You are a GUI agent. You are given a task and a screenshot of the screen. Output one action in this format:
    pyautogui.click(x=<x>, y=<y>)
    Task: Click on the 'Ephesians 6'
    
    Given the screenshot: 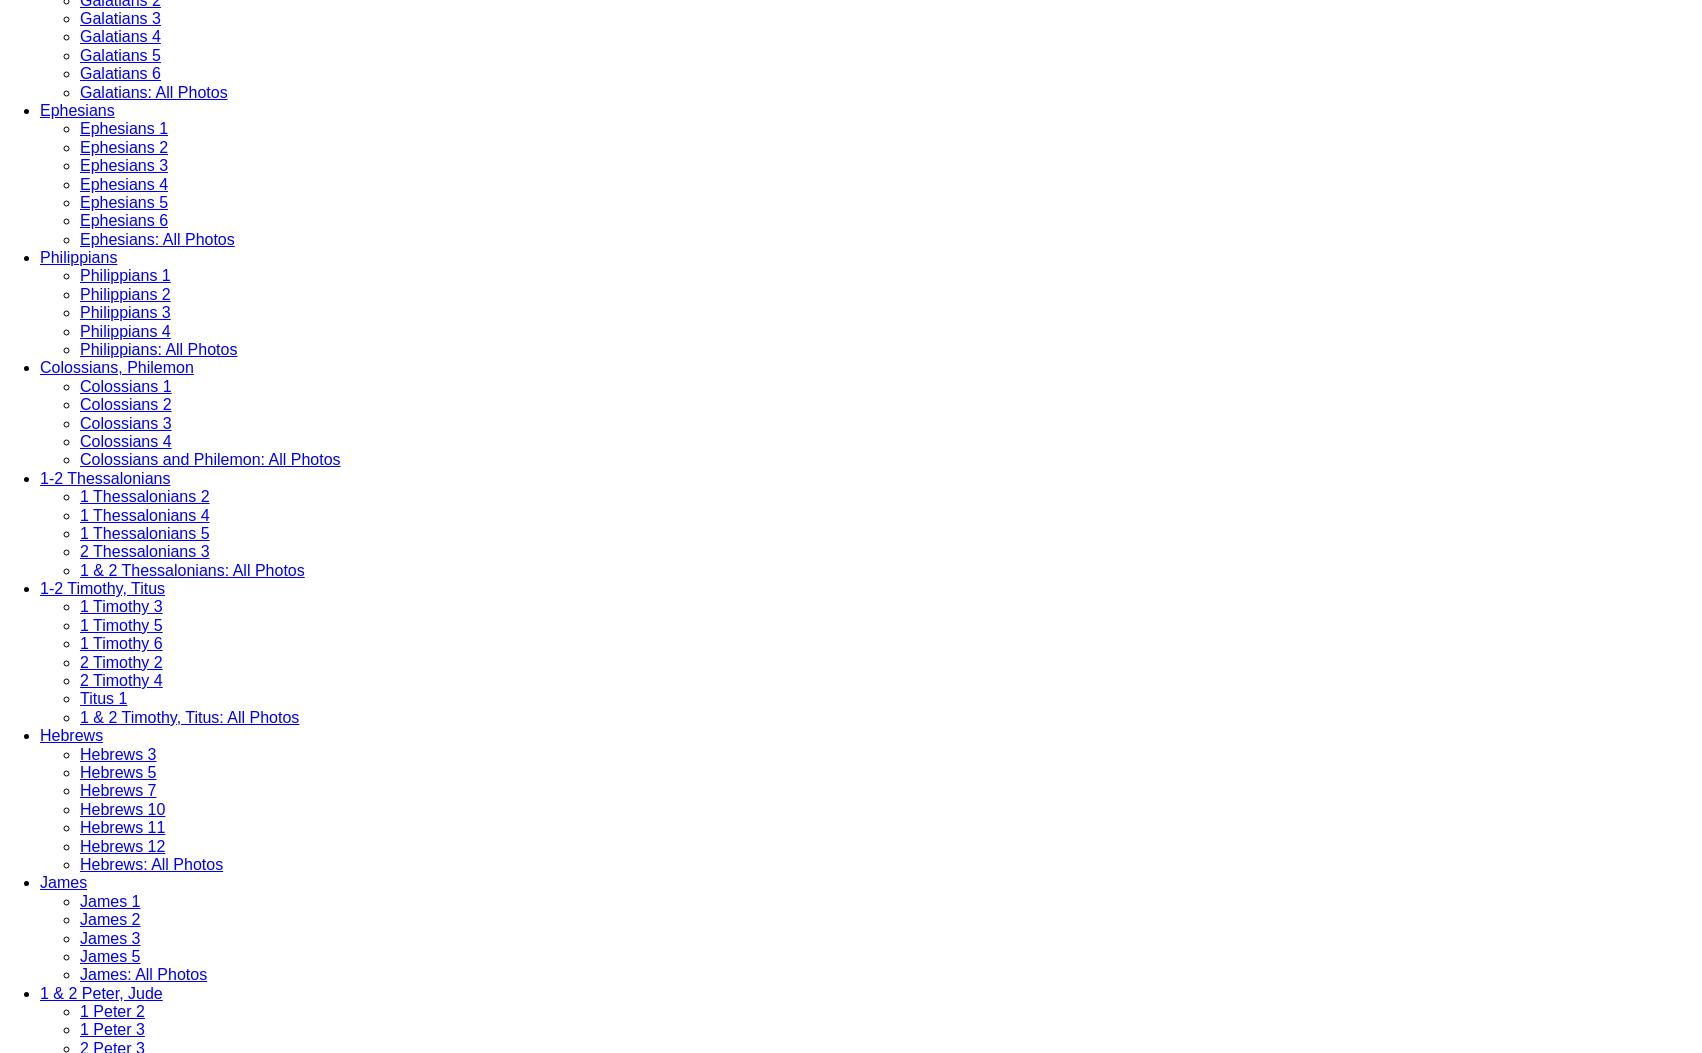 What is the action you would take?
    pyautogui.click(x=124, y=220)
    